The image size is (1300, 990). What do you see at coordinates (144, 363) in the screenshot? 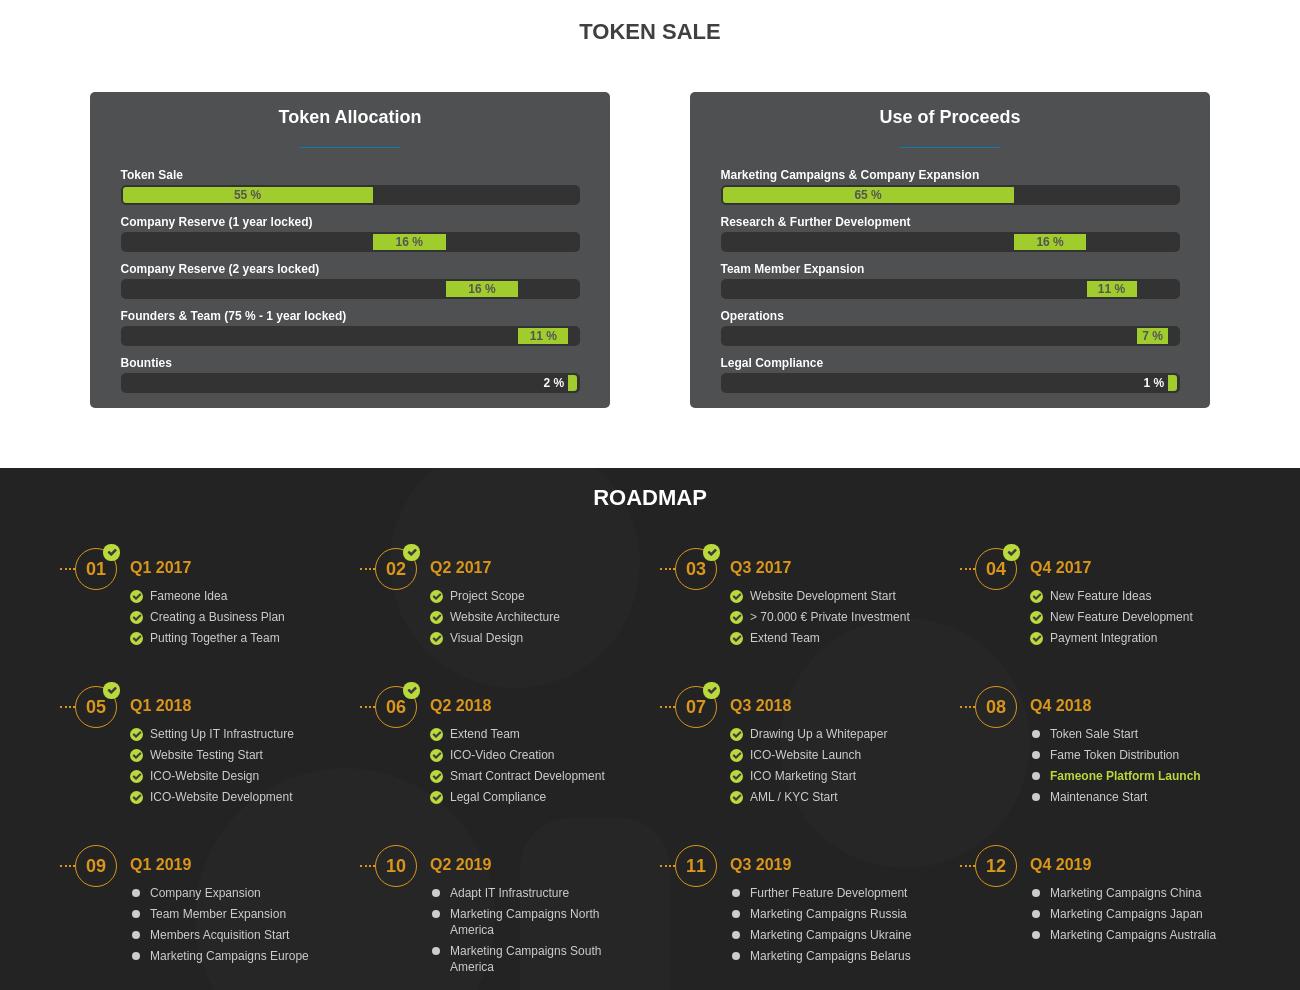
I see `'Bounties'` at bounding box center [144, 363].